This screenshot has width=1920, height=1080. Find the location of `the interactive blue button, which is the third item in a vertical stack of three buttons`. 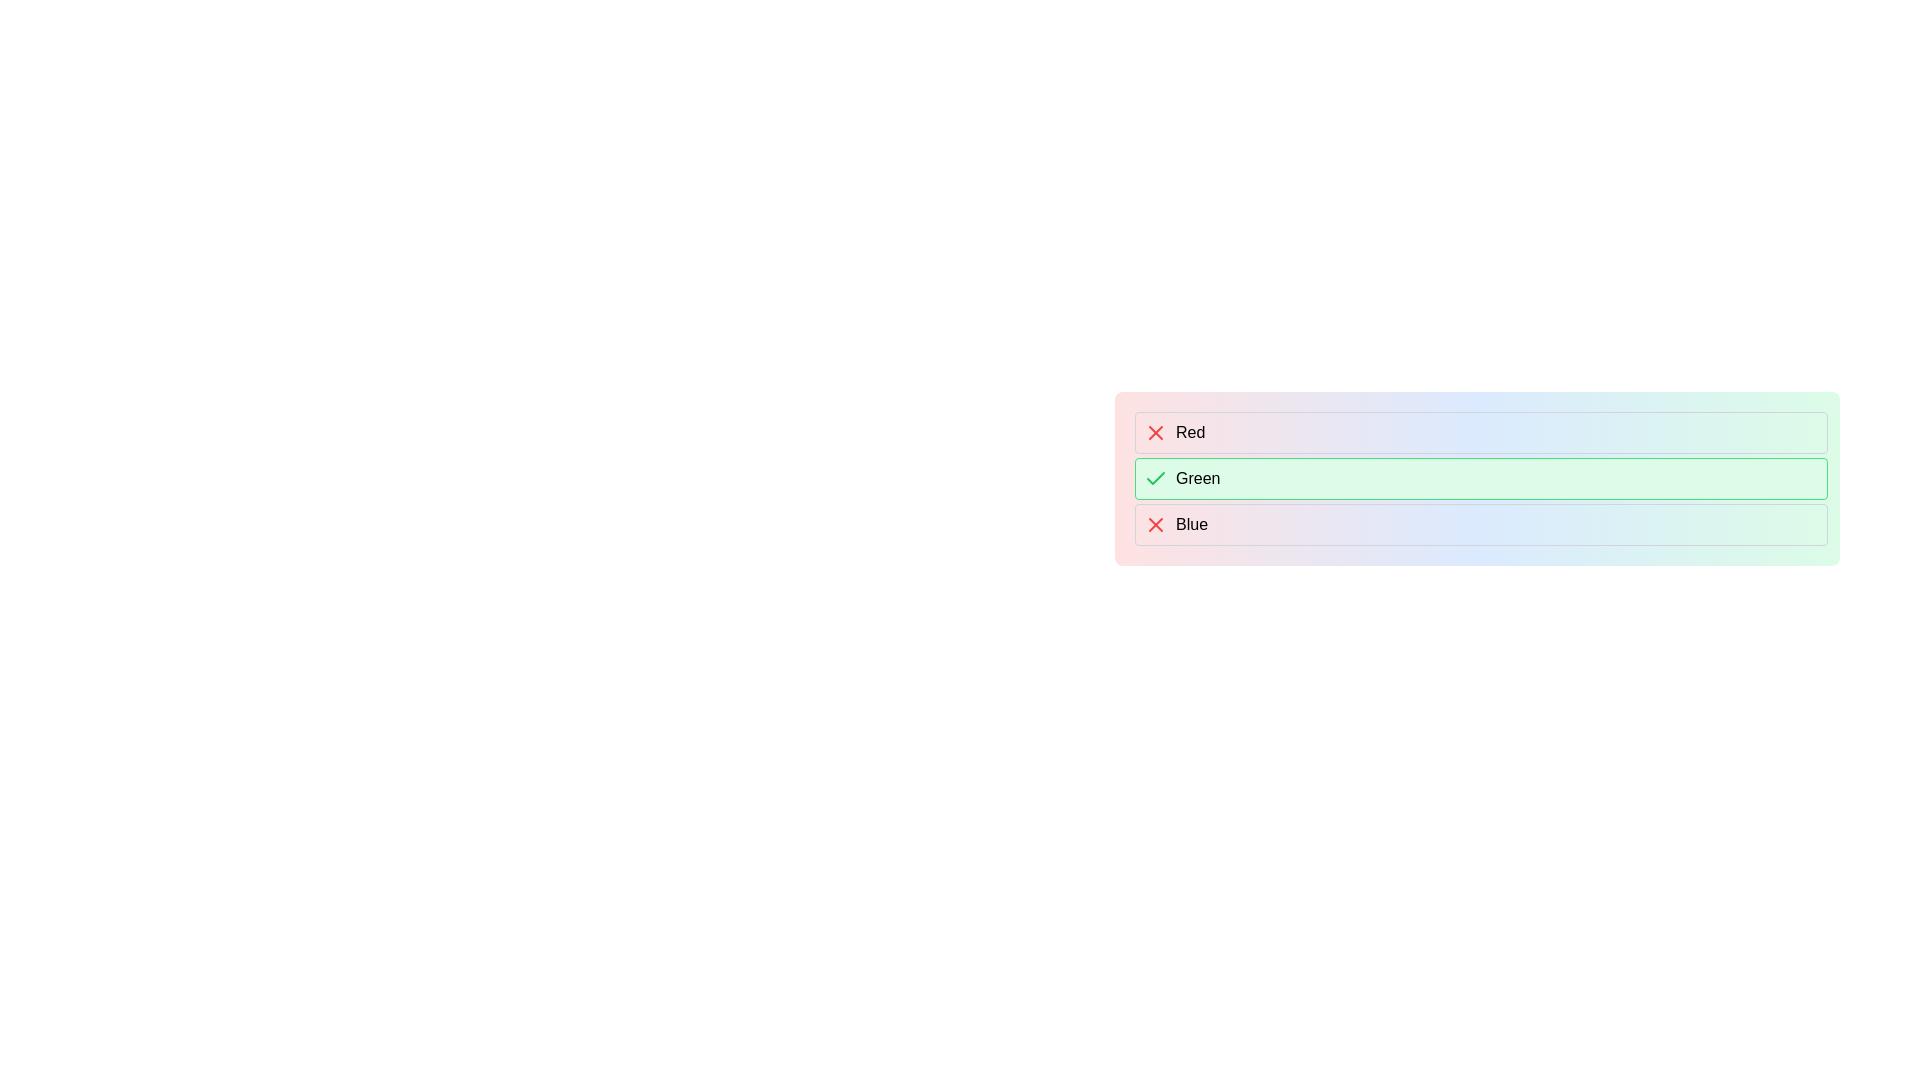

the interactive blue button, which is the third item in a vertical stack of three buttons is located at coordinates (1481, 523).